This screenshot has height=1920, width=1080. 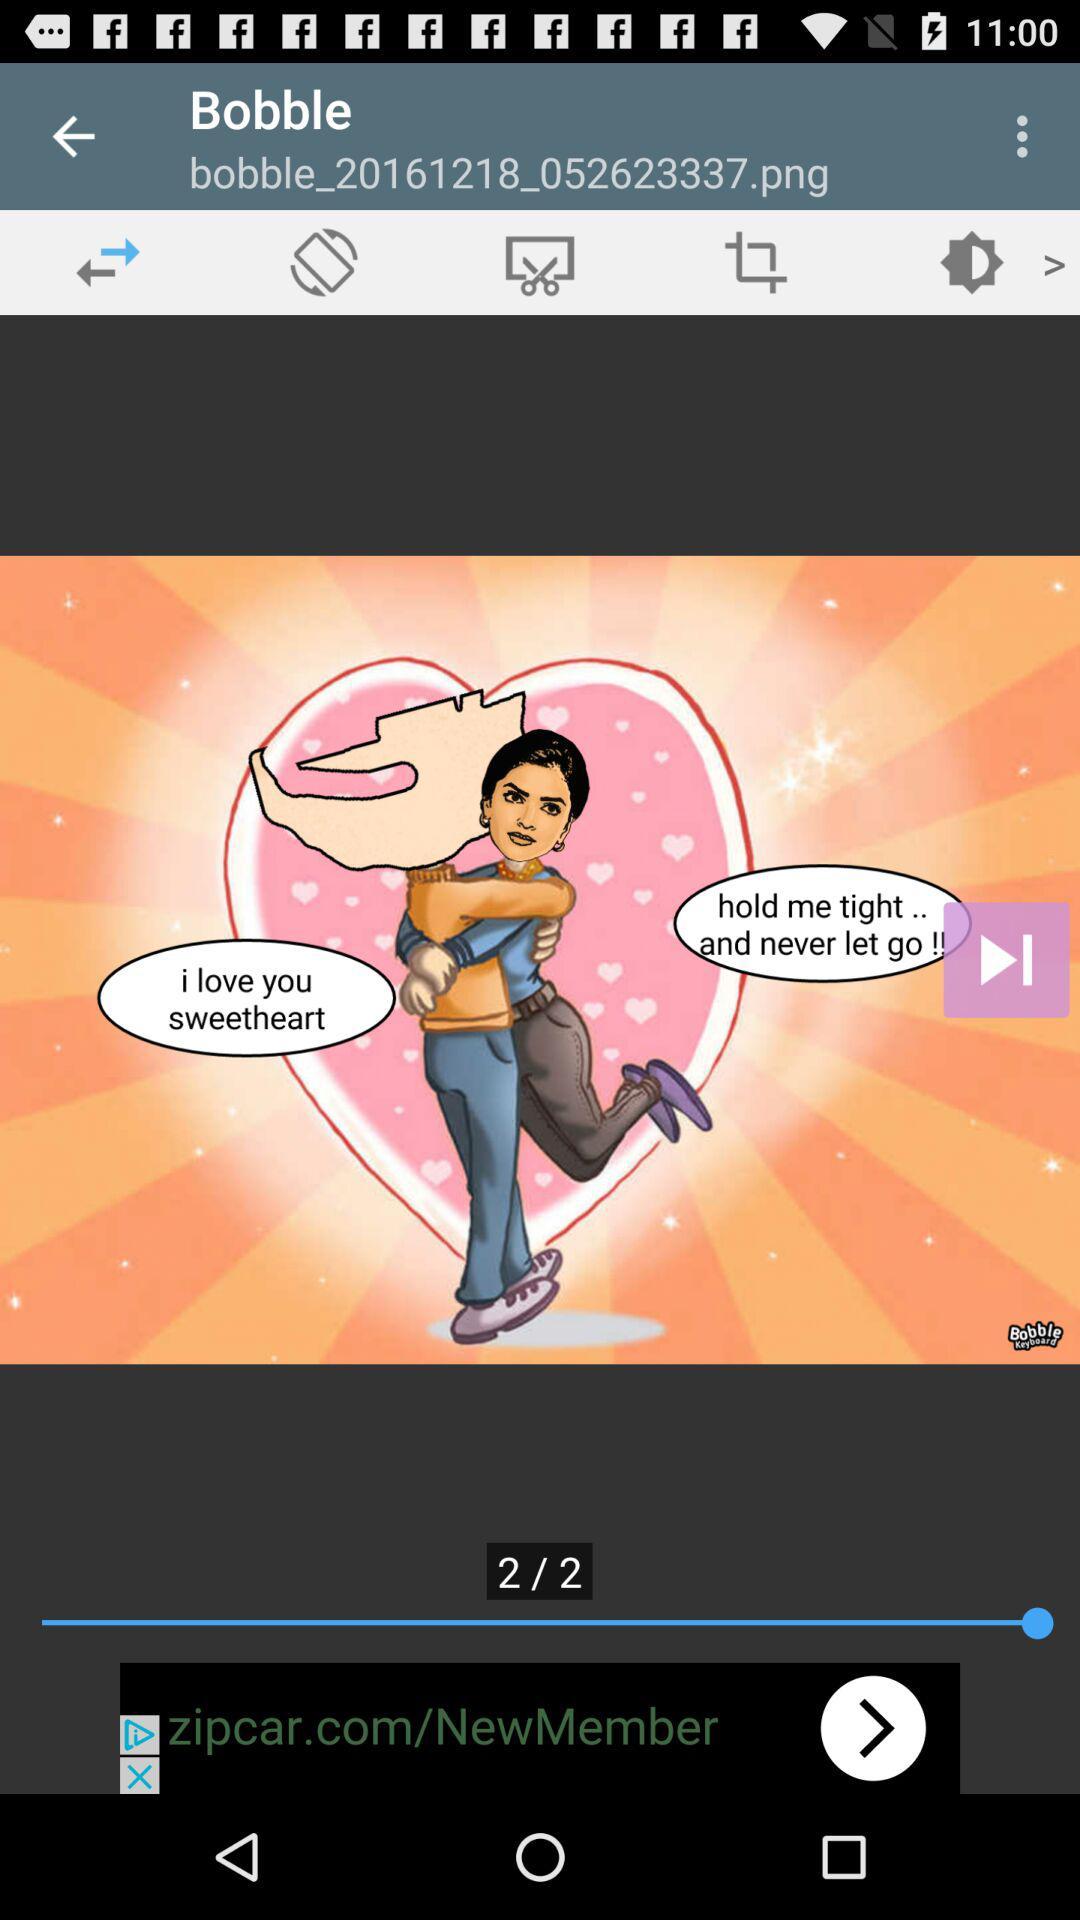 What do you see at coordinates (323, 261) in the screenshot?
I see `rotate screen` at bounding box center [323, 261].